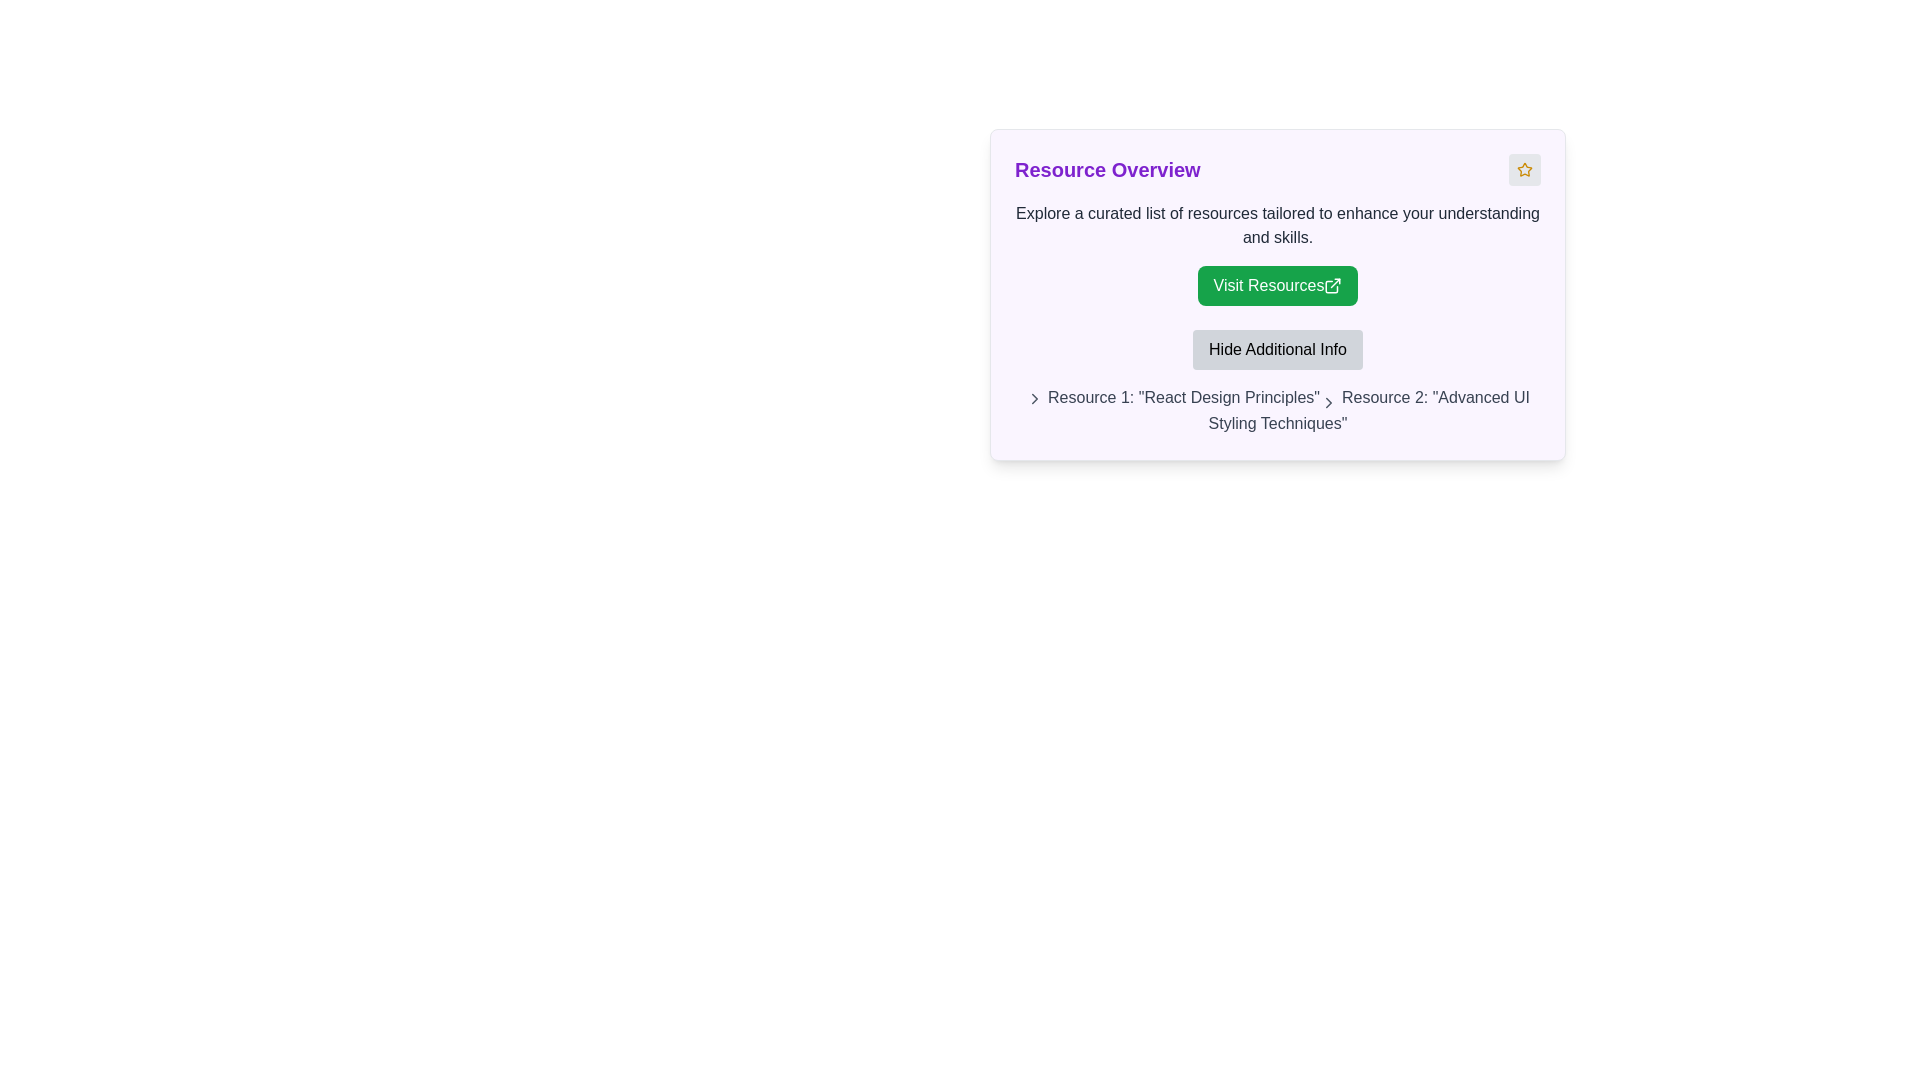 The height and width of the screenshot is (1080, 1920). I want to click on the star icon located in the top-right corner of the purple panel labeled 'Resource Overview', which serves as a decorative element to indicate prominence, so click(1524, 168).